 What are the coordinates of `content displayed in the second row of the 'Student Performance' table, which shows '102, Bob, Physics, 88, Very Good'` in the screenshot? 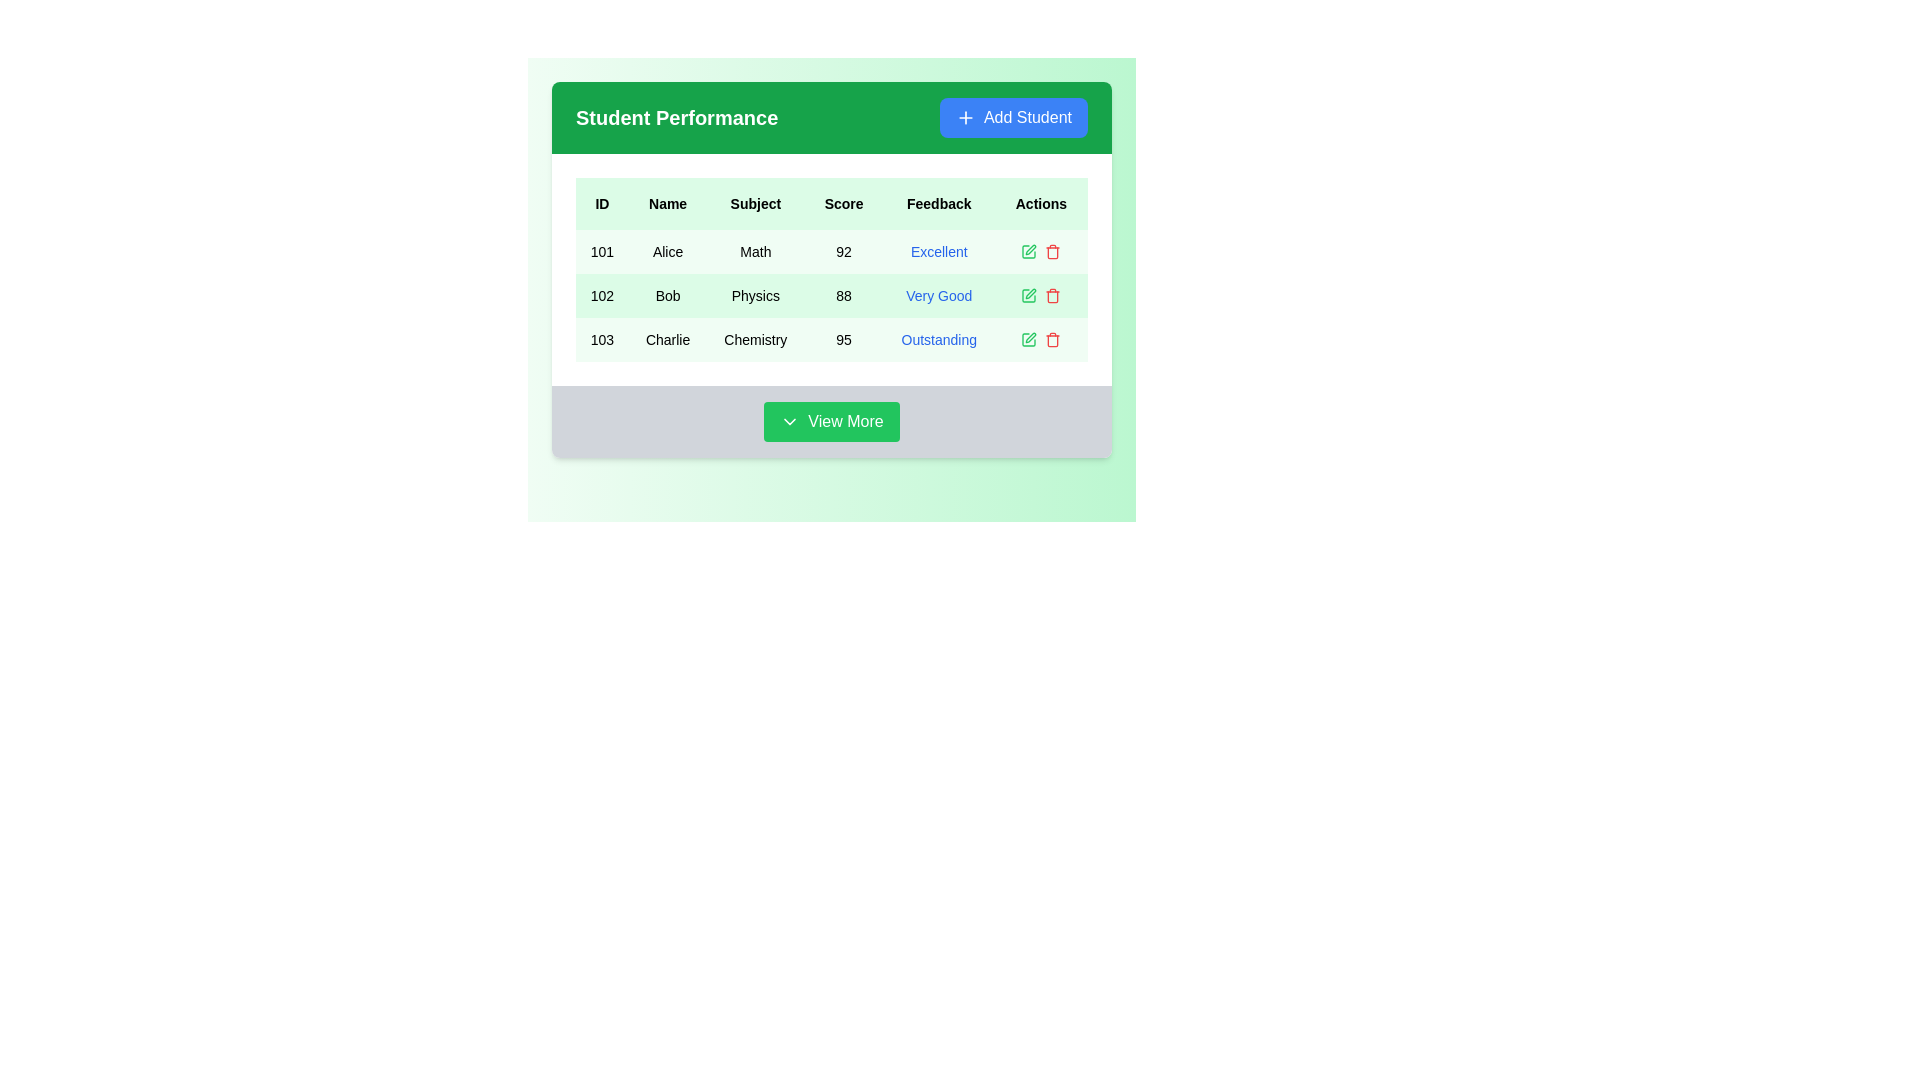 It's located at (831, 296).